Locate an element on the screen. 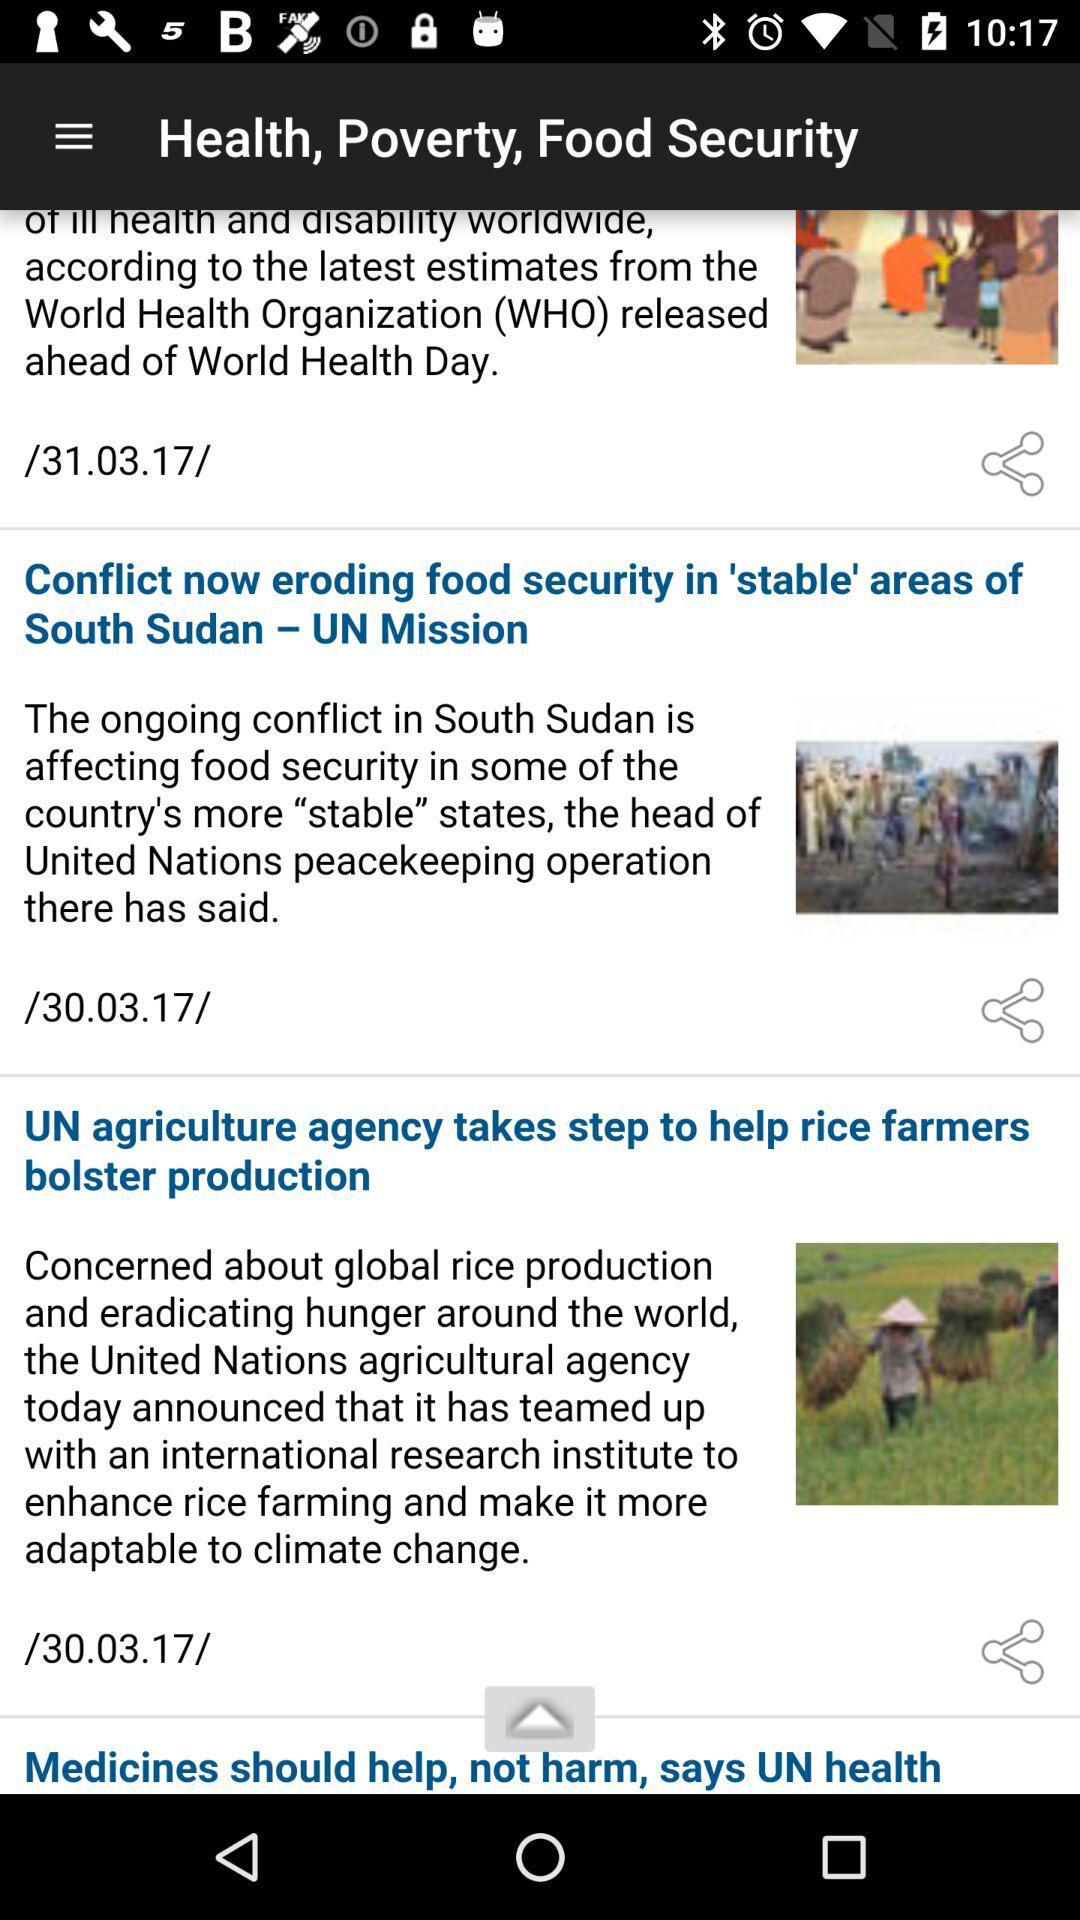 The image size is (1080, 1920). news sharing symbol is located at coordinates (1017, 463).